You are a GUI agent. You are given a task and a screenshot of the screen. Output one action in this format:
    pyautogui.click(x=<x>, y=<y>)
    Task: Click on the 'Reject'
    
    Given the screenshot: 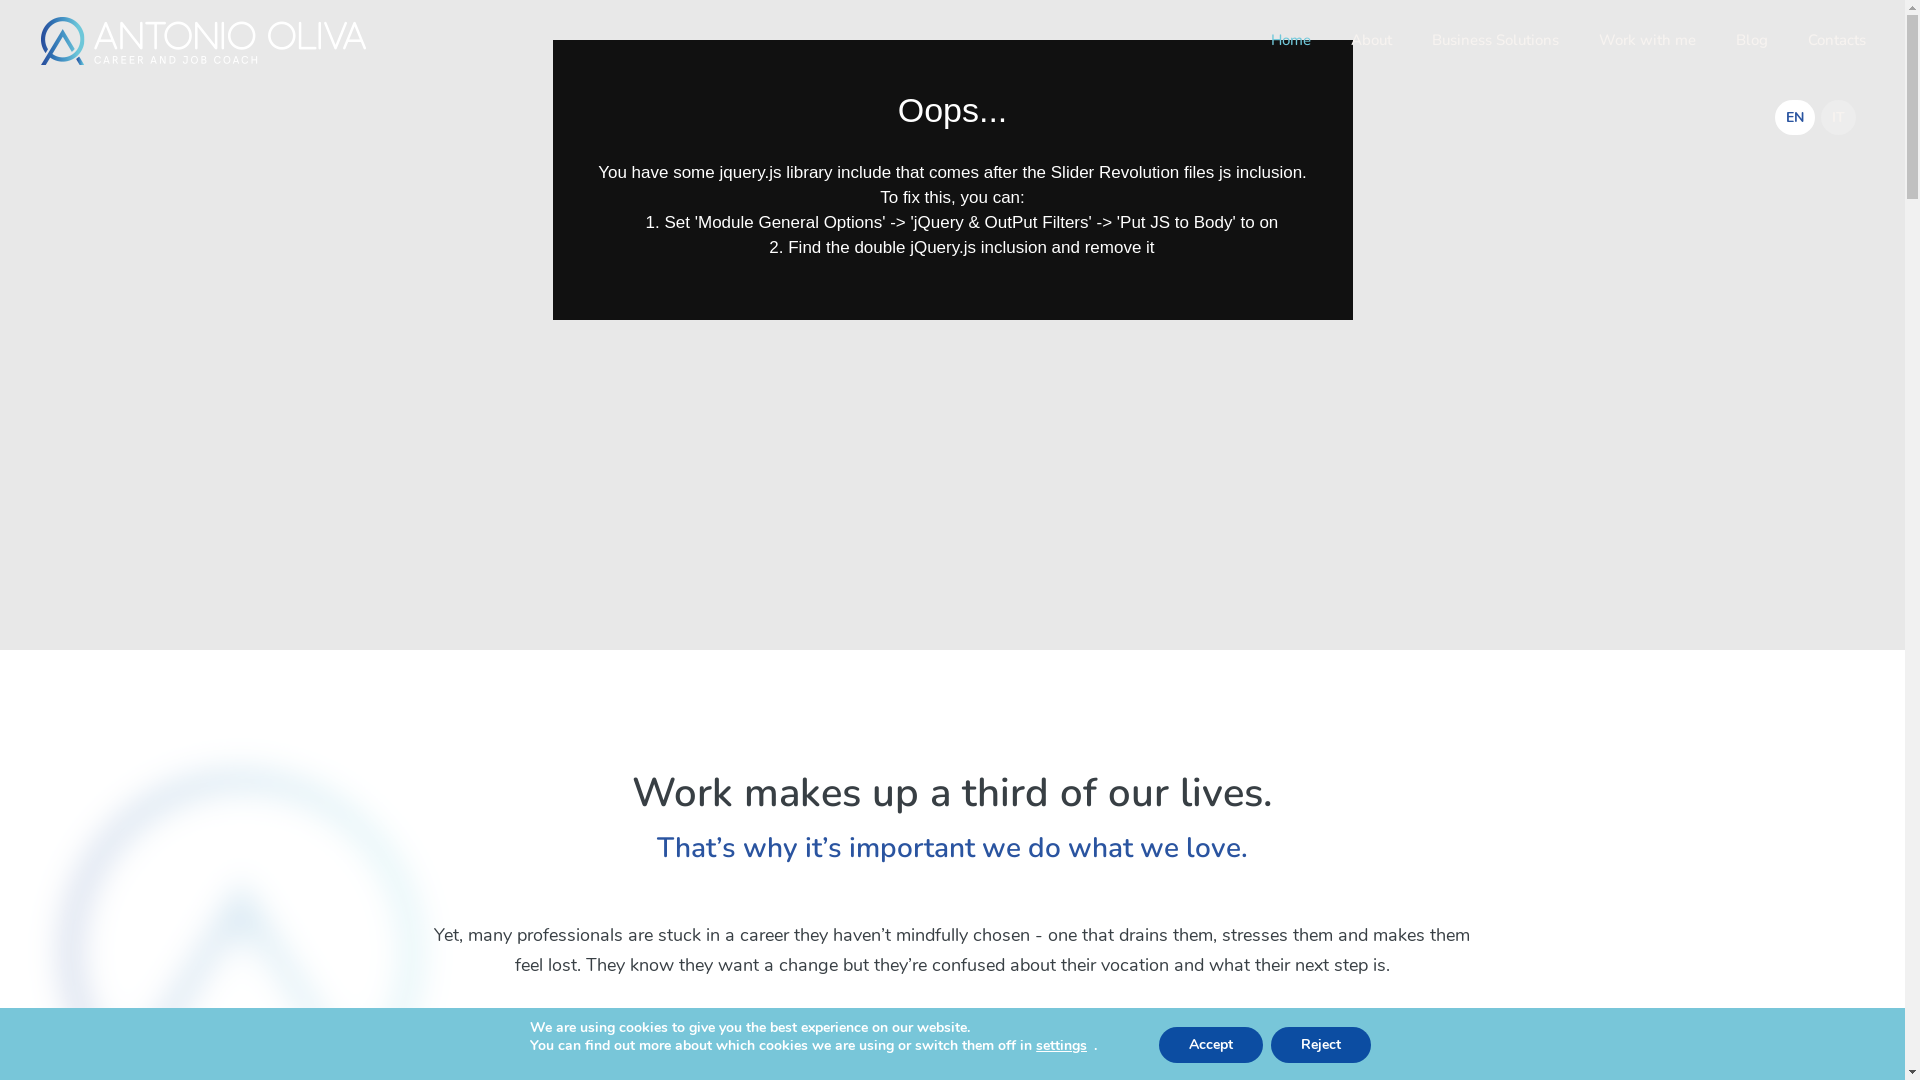 What is the action you would take?
    pyautogui.click(x=1320, y=1043)
    